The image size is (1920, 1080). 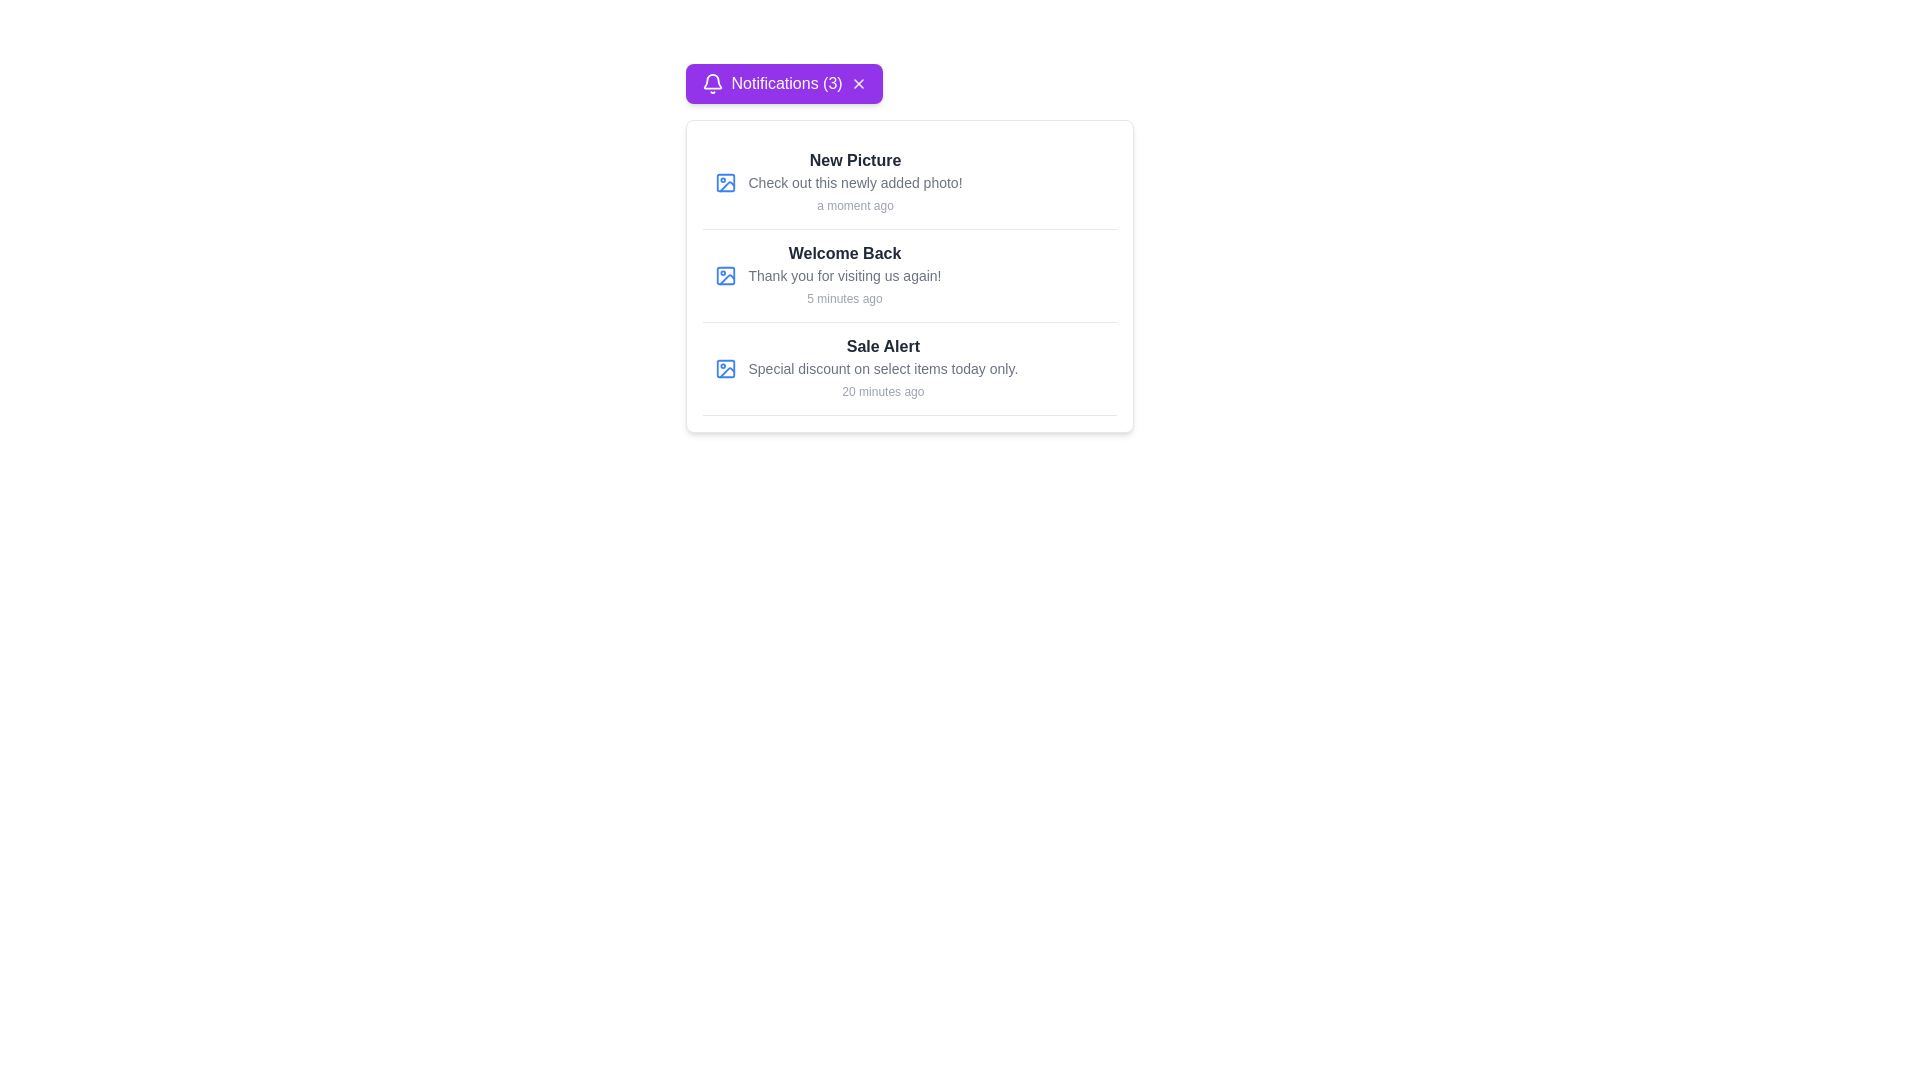 What do you see at coordinates (844, 299) in the screenshot?
I see `the text label displaying '5 minutes ago' within the 'Welcome Back' notification card, positioned below the subtitle 'Thank you for visiting us again!'` at bounding box center [844, 299].